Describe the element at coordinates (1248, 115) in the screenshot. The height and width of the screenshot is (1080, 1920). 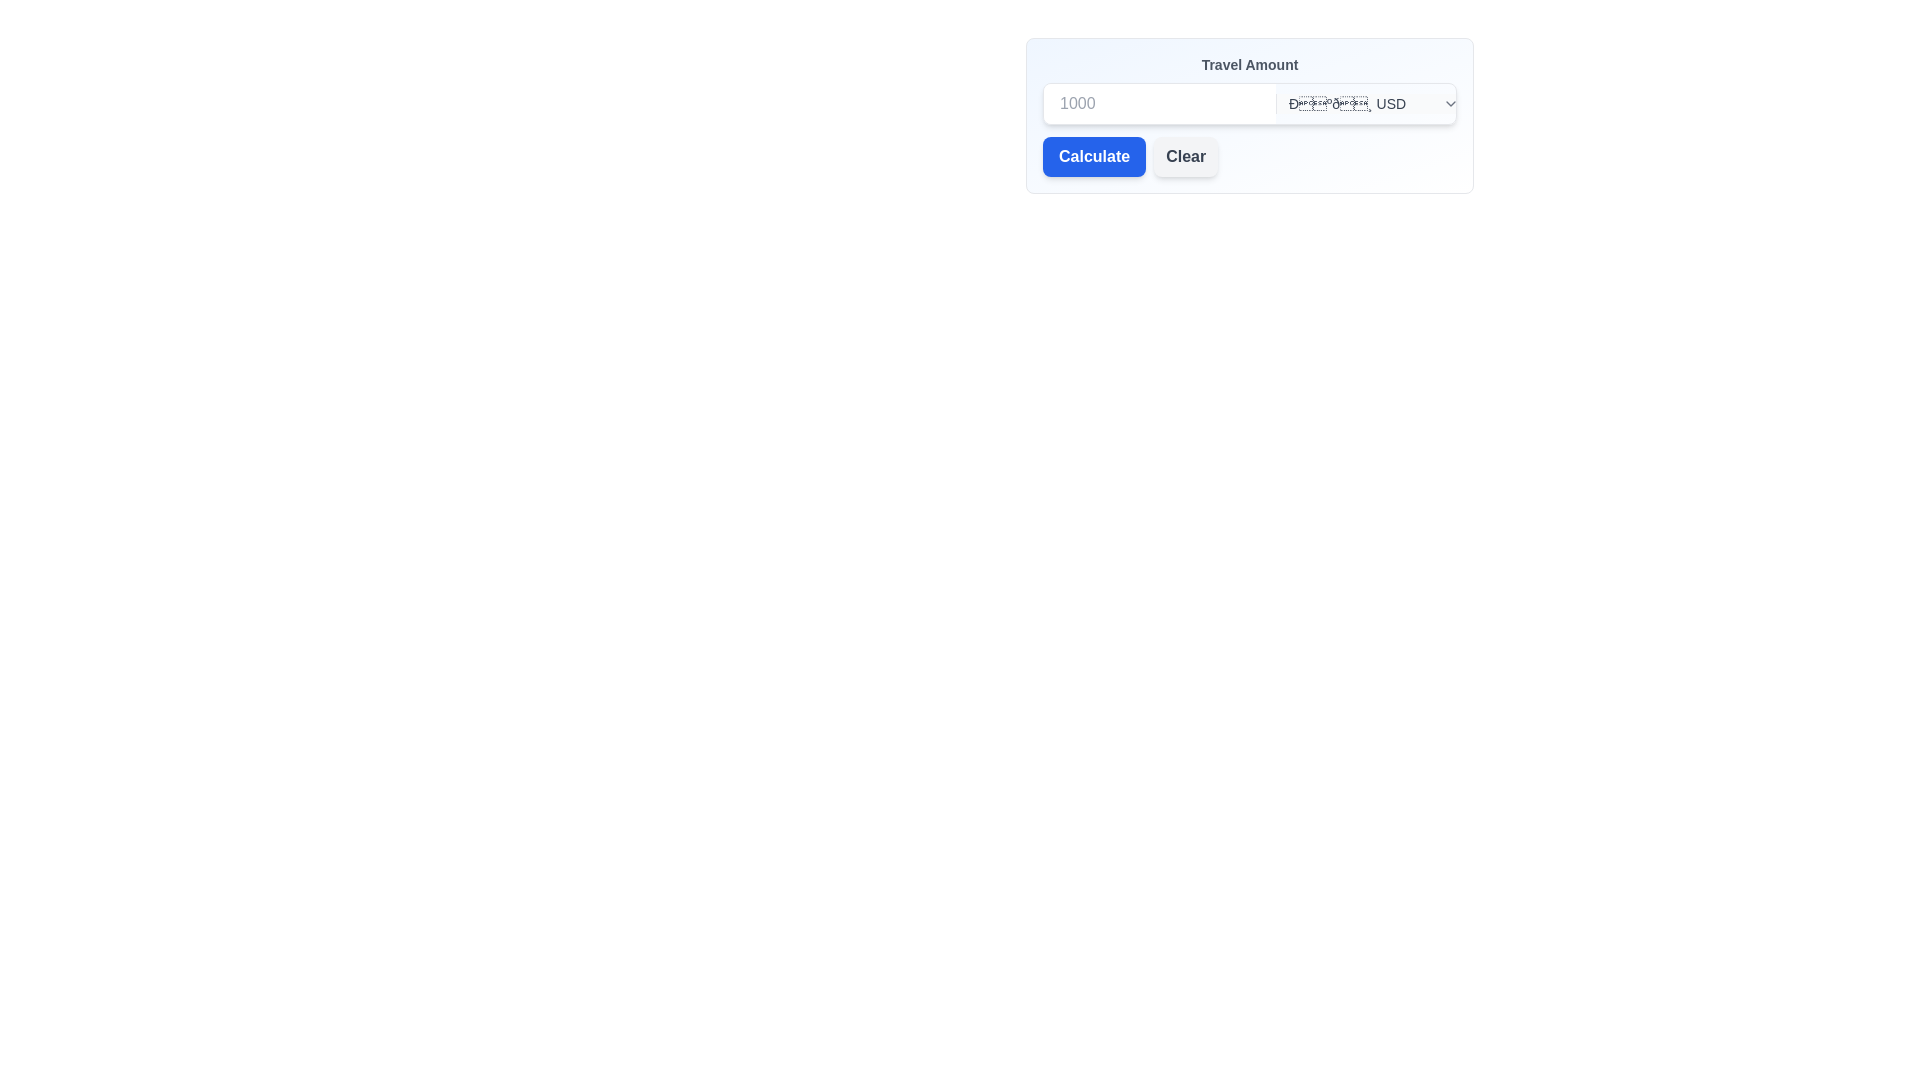
I see `the Dropdown menu located within the 'Travel Amount' section, which features a white background and rounded corners` at that location.